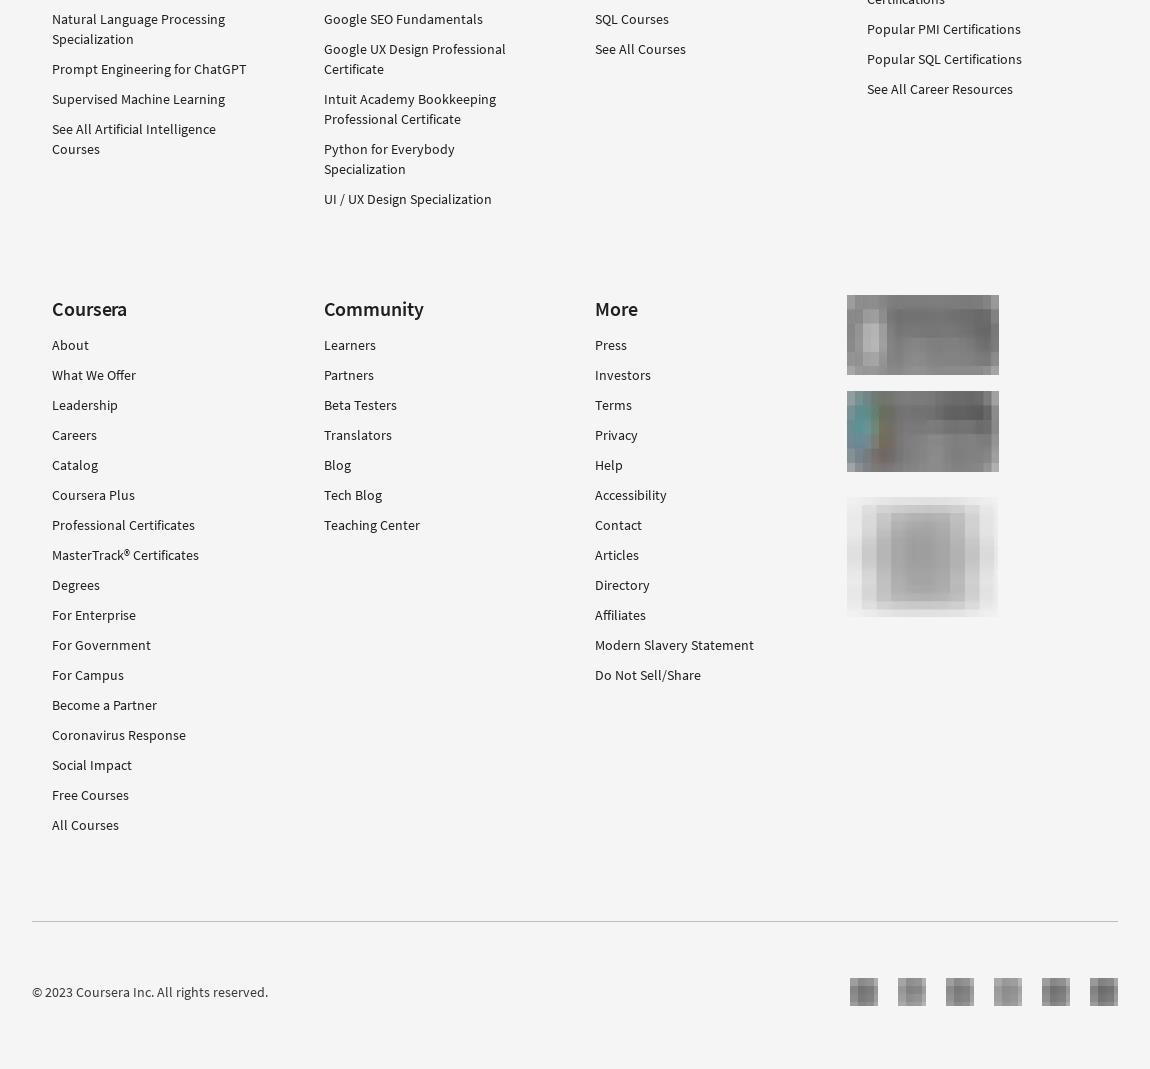 Image resolution: width=1150 pixels, height=1069 pixels. What do you see at coordinates (943, 27) in the screenshot?
I see `'Popular PMI Certifications'` at bounding box center [943, 27].